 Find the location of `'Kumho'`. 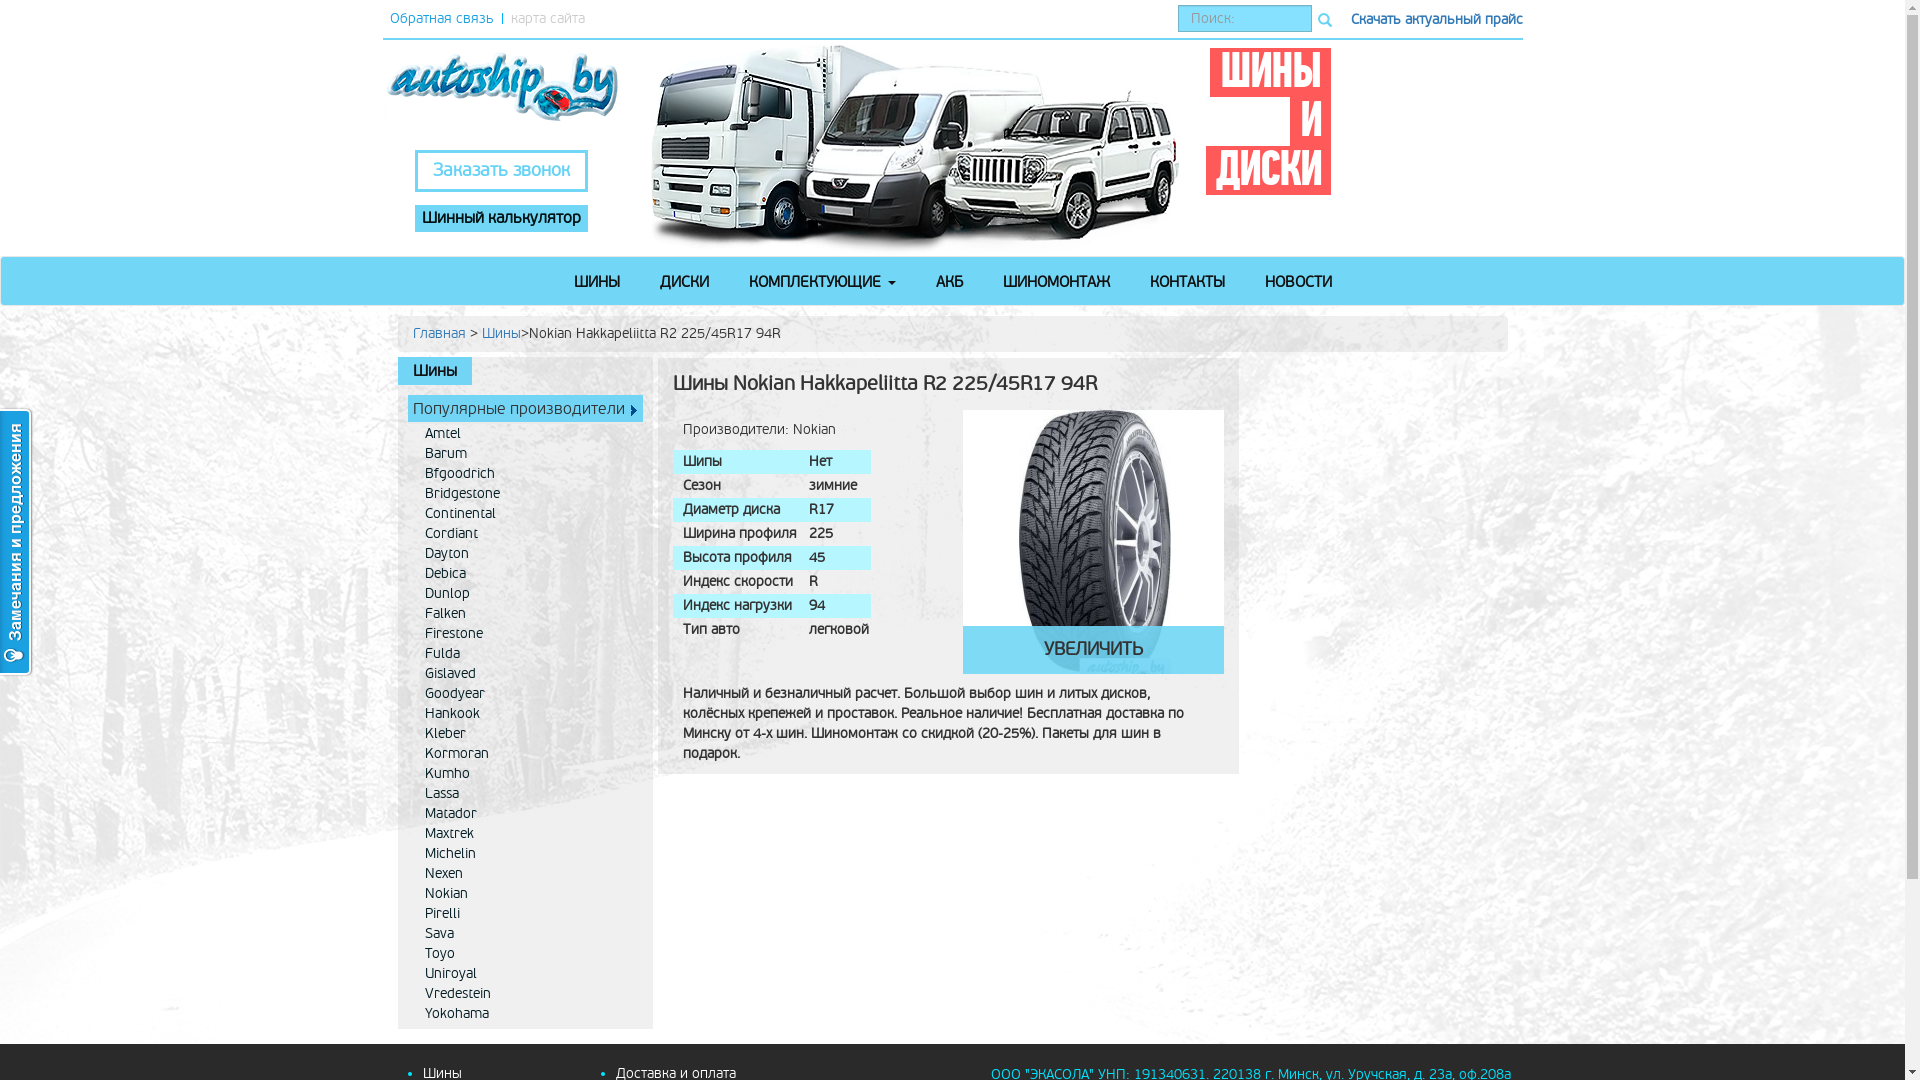

'Kumho' is located at coordinates (528, 773).